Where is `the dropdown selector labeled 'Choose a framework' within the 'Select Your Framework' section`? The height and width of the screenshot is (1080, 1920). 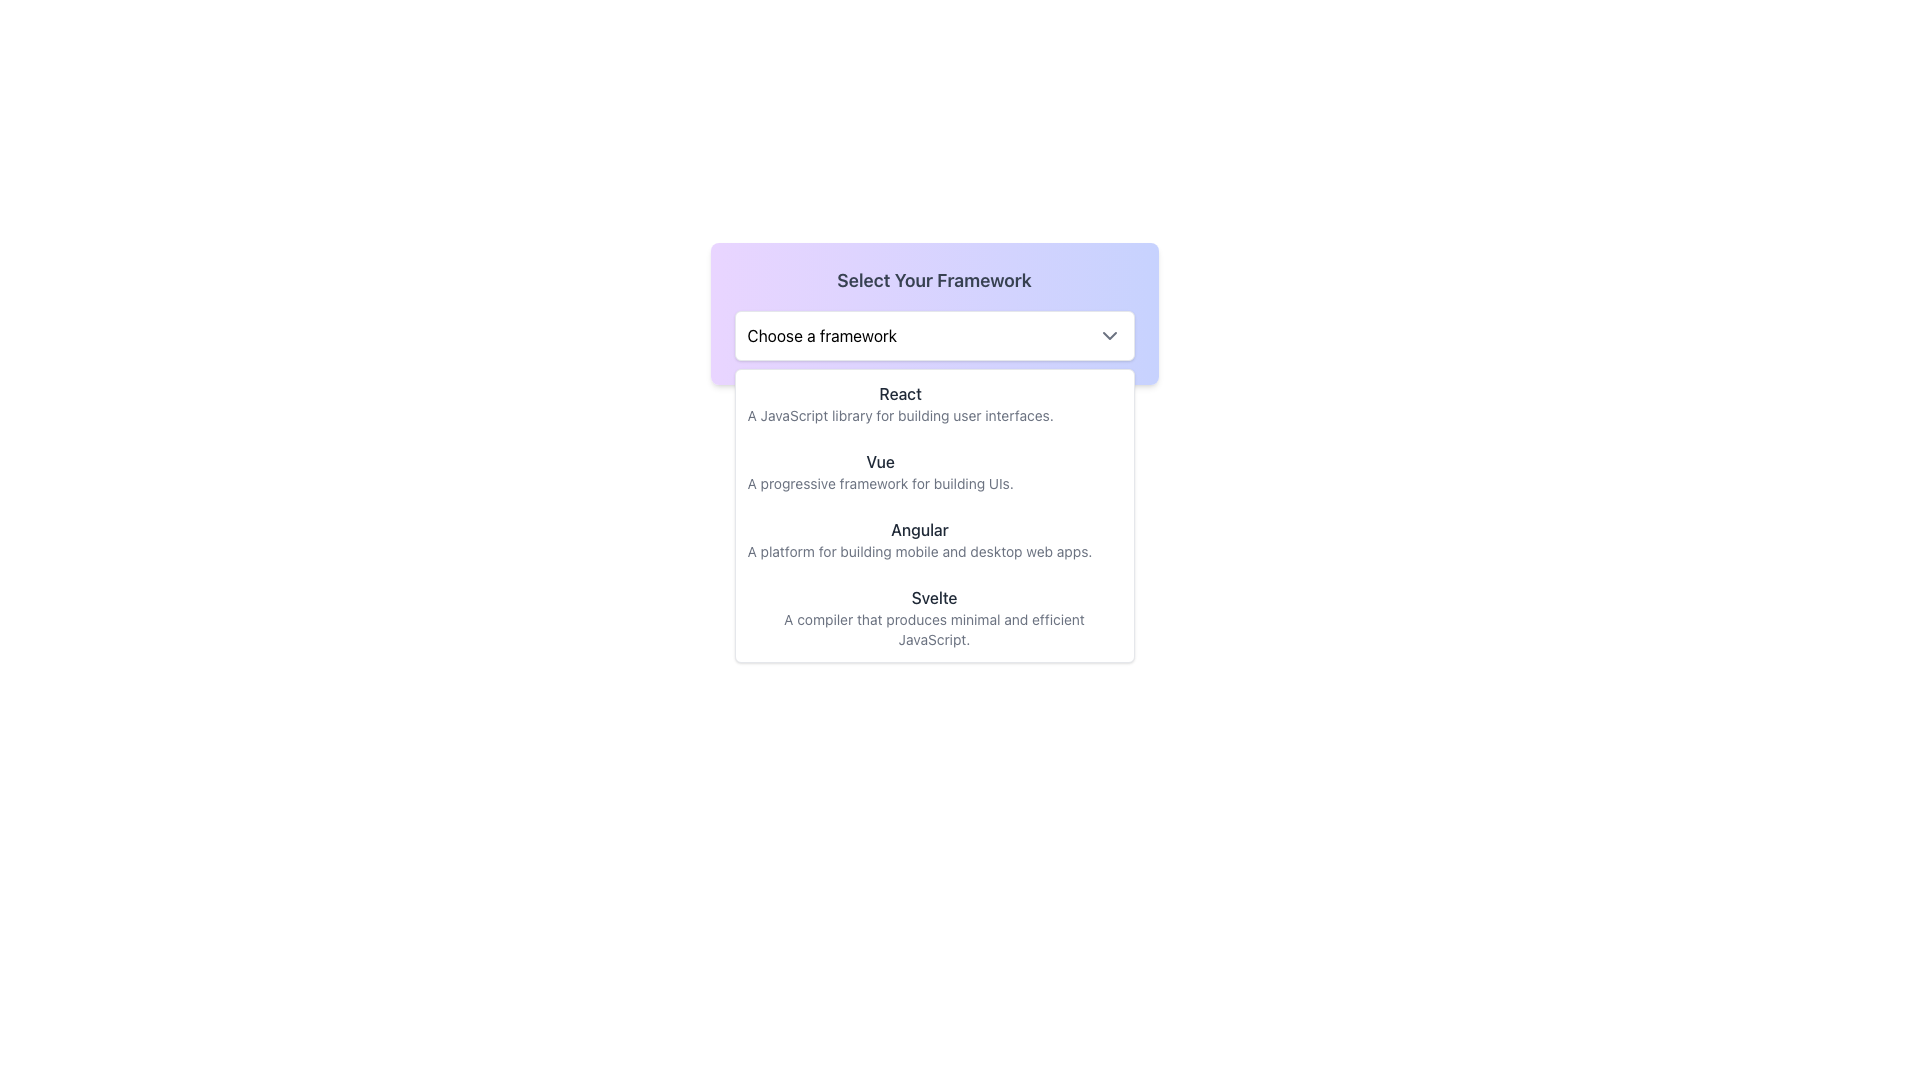 the dropdown selector labeled 'Choose a framework' within the 'Select Your Framework' section is located at coordinates (933, 313).